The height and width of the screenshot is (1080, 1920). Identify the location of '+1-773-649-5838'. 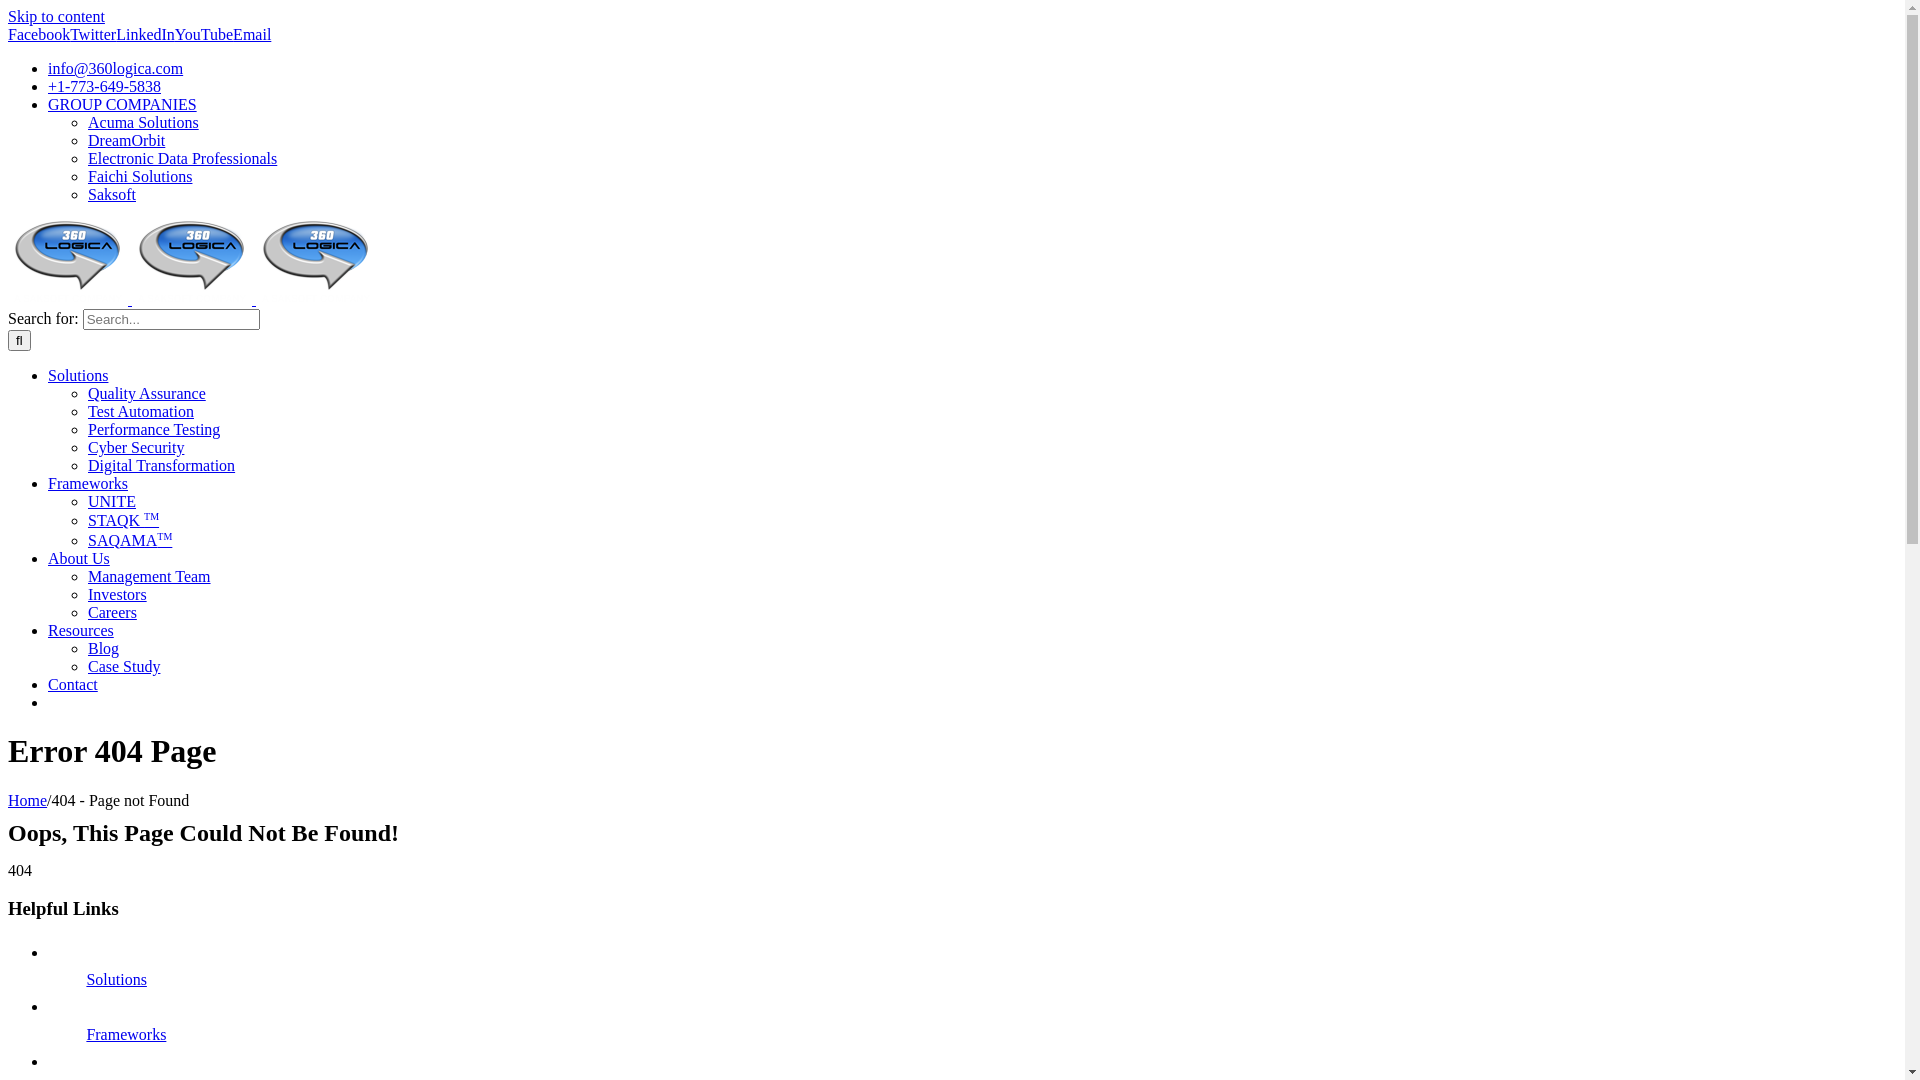
(103, 85).